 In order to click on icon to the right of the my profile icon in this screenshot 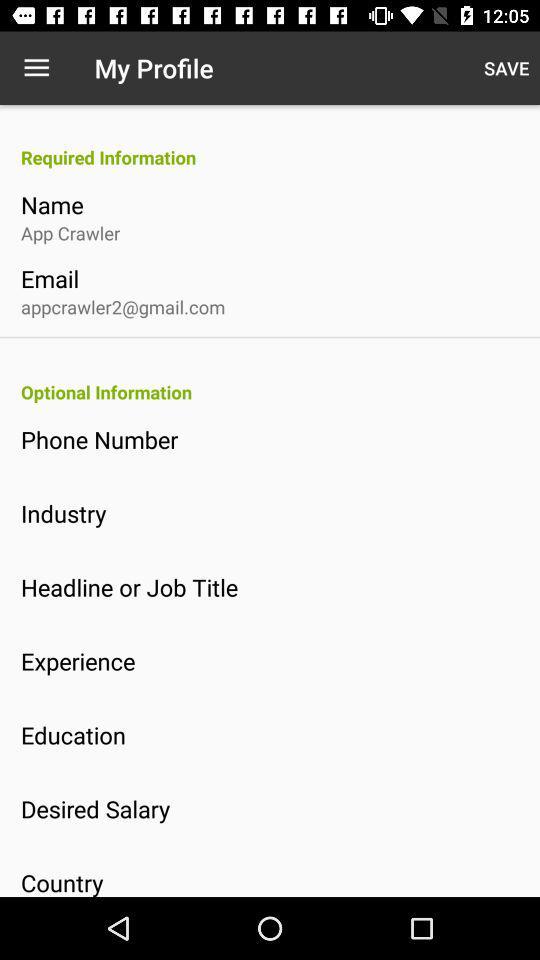, I will do `click(505, 68)`.